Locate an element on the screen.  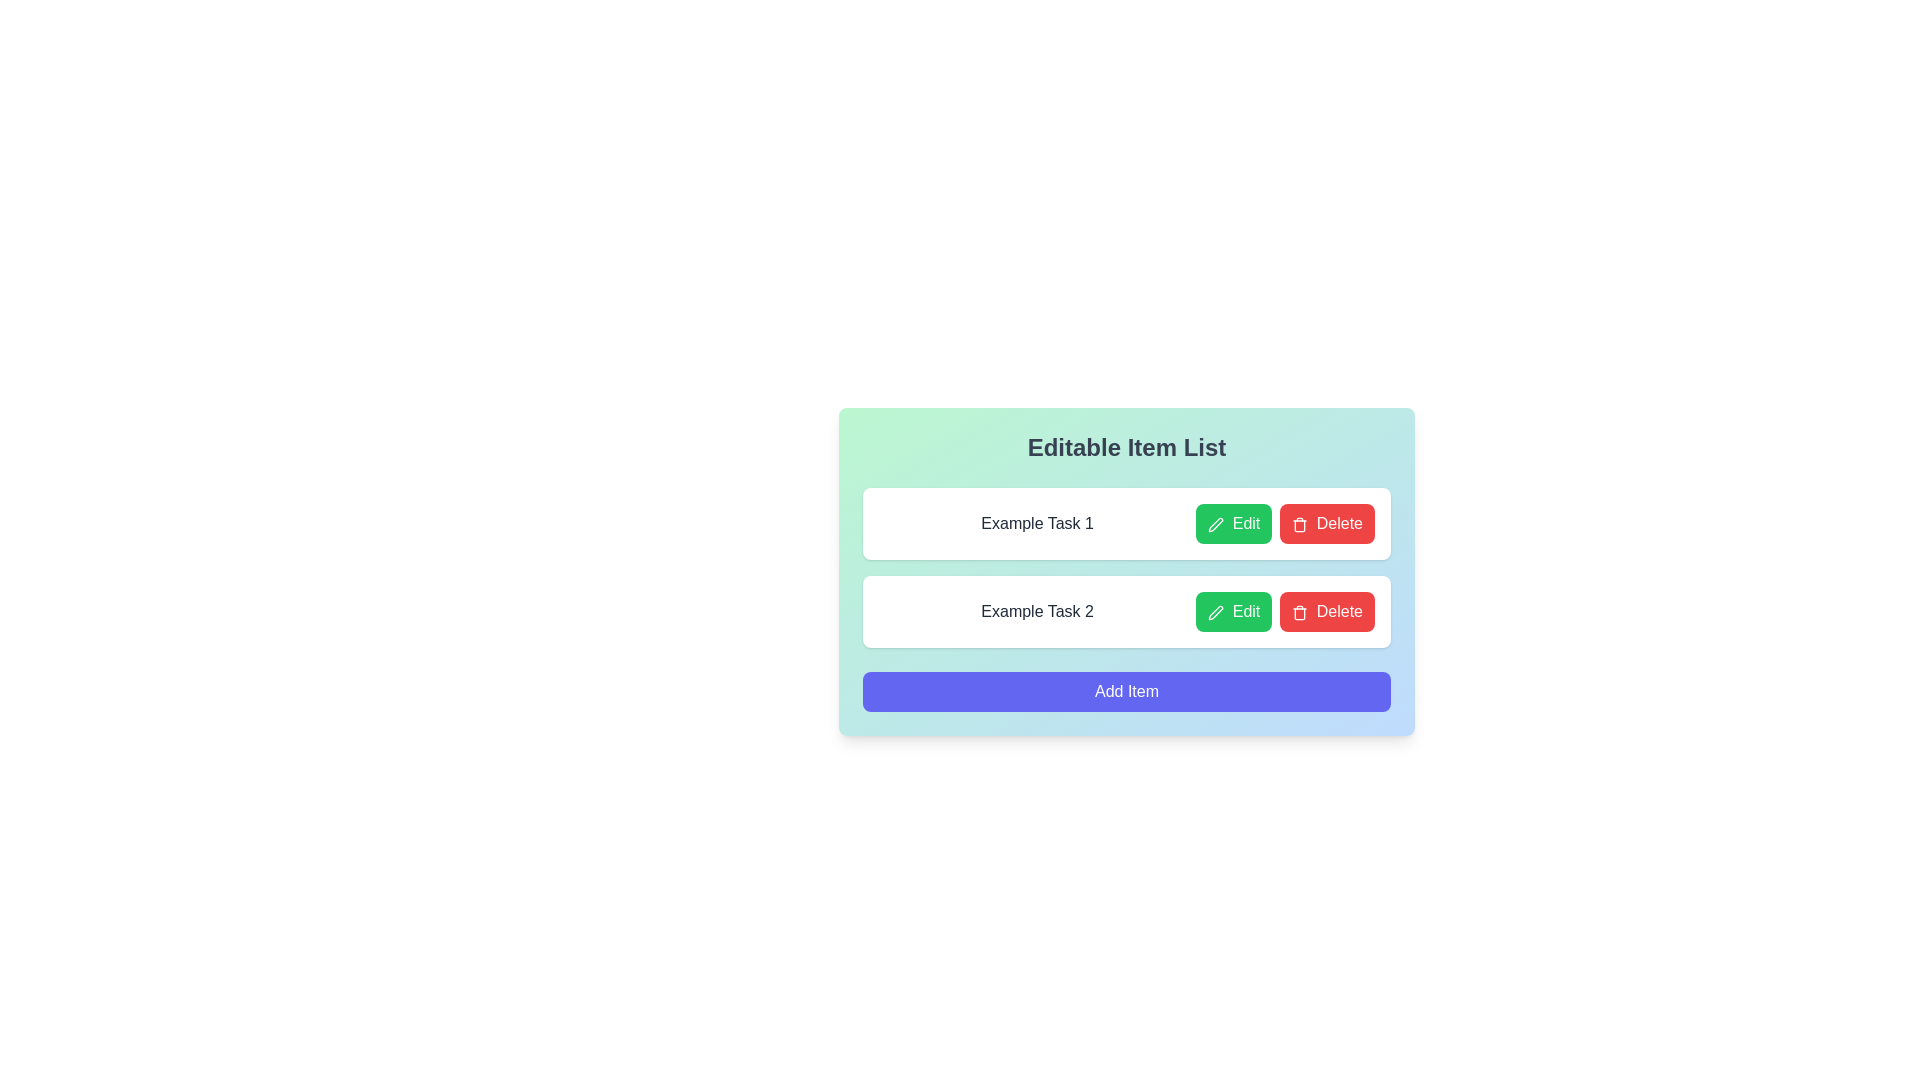
the small trash can icon, which is styled in red and is part of the 'Delete' button located on the right-hand side of the second row in the list is located at coordinates (1300, 611).